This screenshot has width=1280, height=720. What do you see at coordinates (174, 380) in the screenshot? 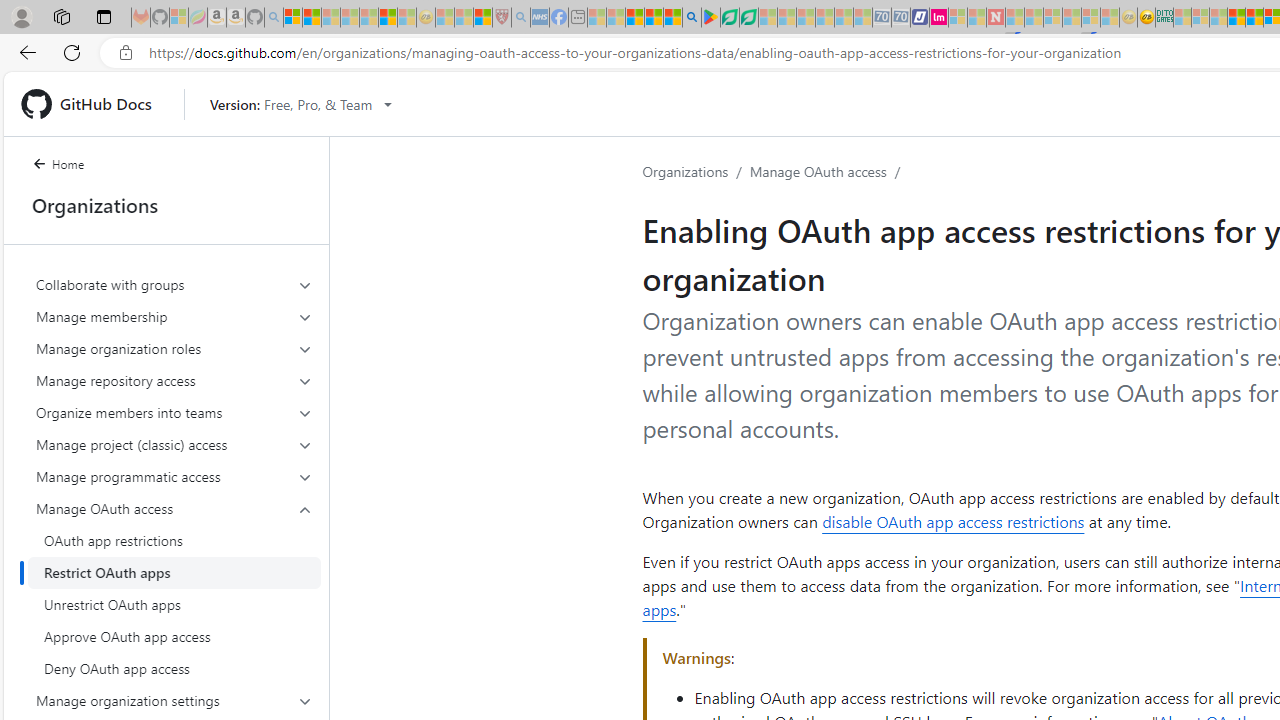
I see `'Manage repository access'` at bounding box center [174, 380].